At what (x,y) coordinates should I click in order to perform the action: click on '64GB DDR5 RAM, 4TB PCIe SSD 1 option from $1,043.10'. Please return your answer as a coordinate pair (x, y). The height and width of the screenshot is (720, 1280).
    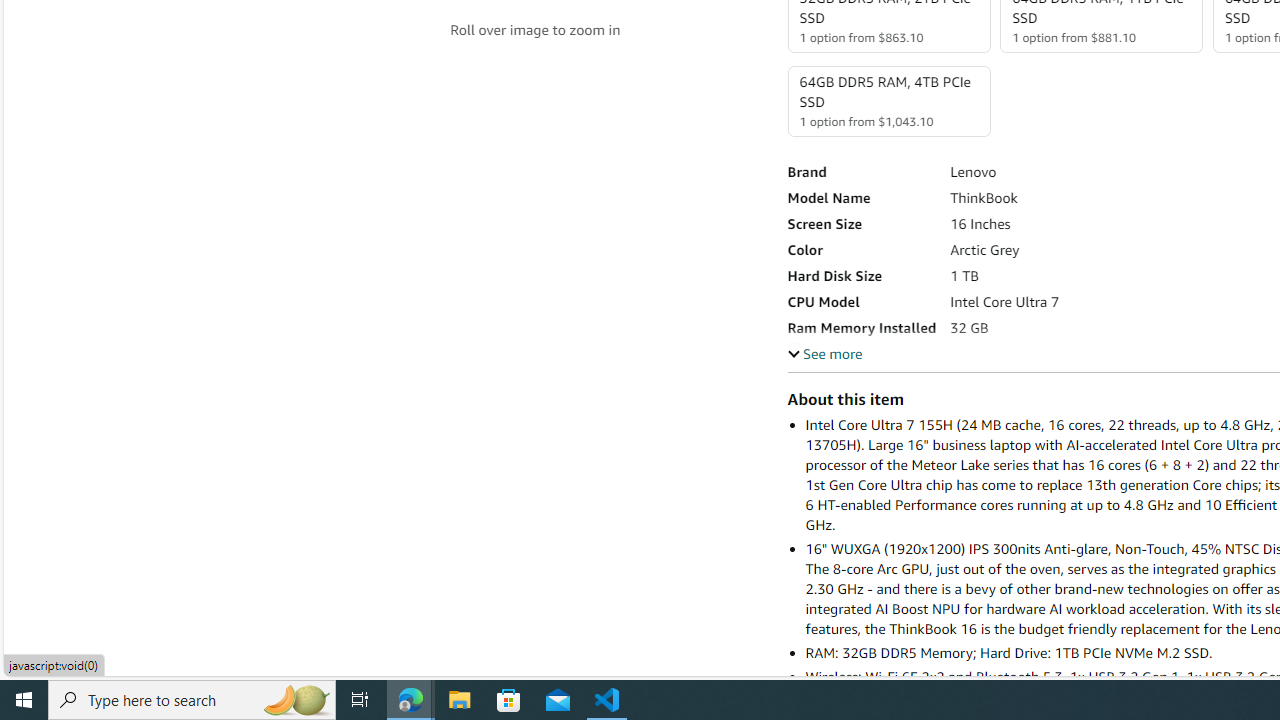
    Looking at the image, I should click on (887, 101).